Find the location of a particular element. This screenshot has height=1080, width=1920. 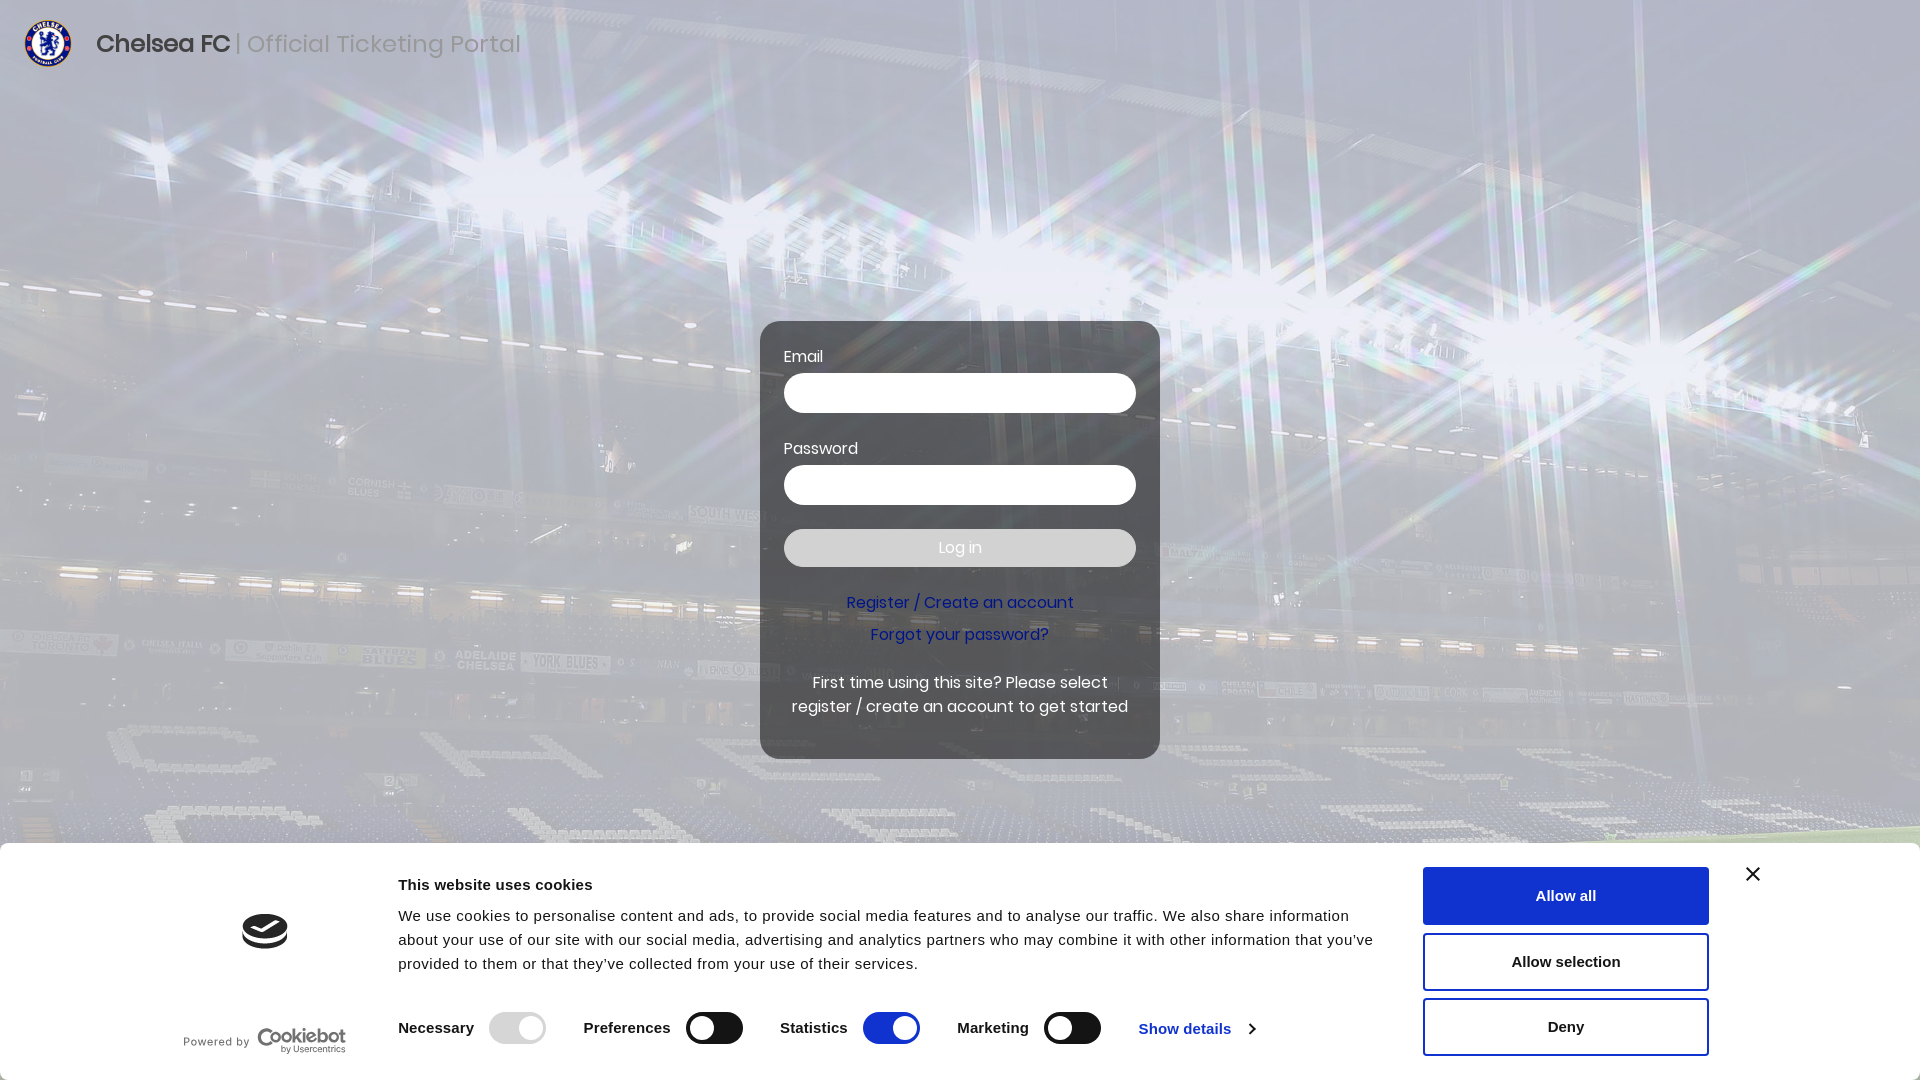

'Show details' is located at coordinates (1196, 1029).